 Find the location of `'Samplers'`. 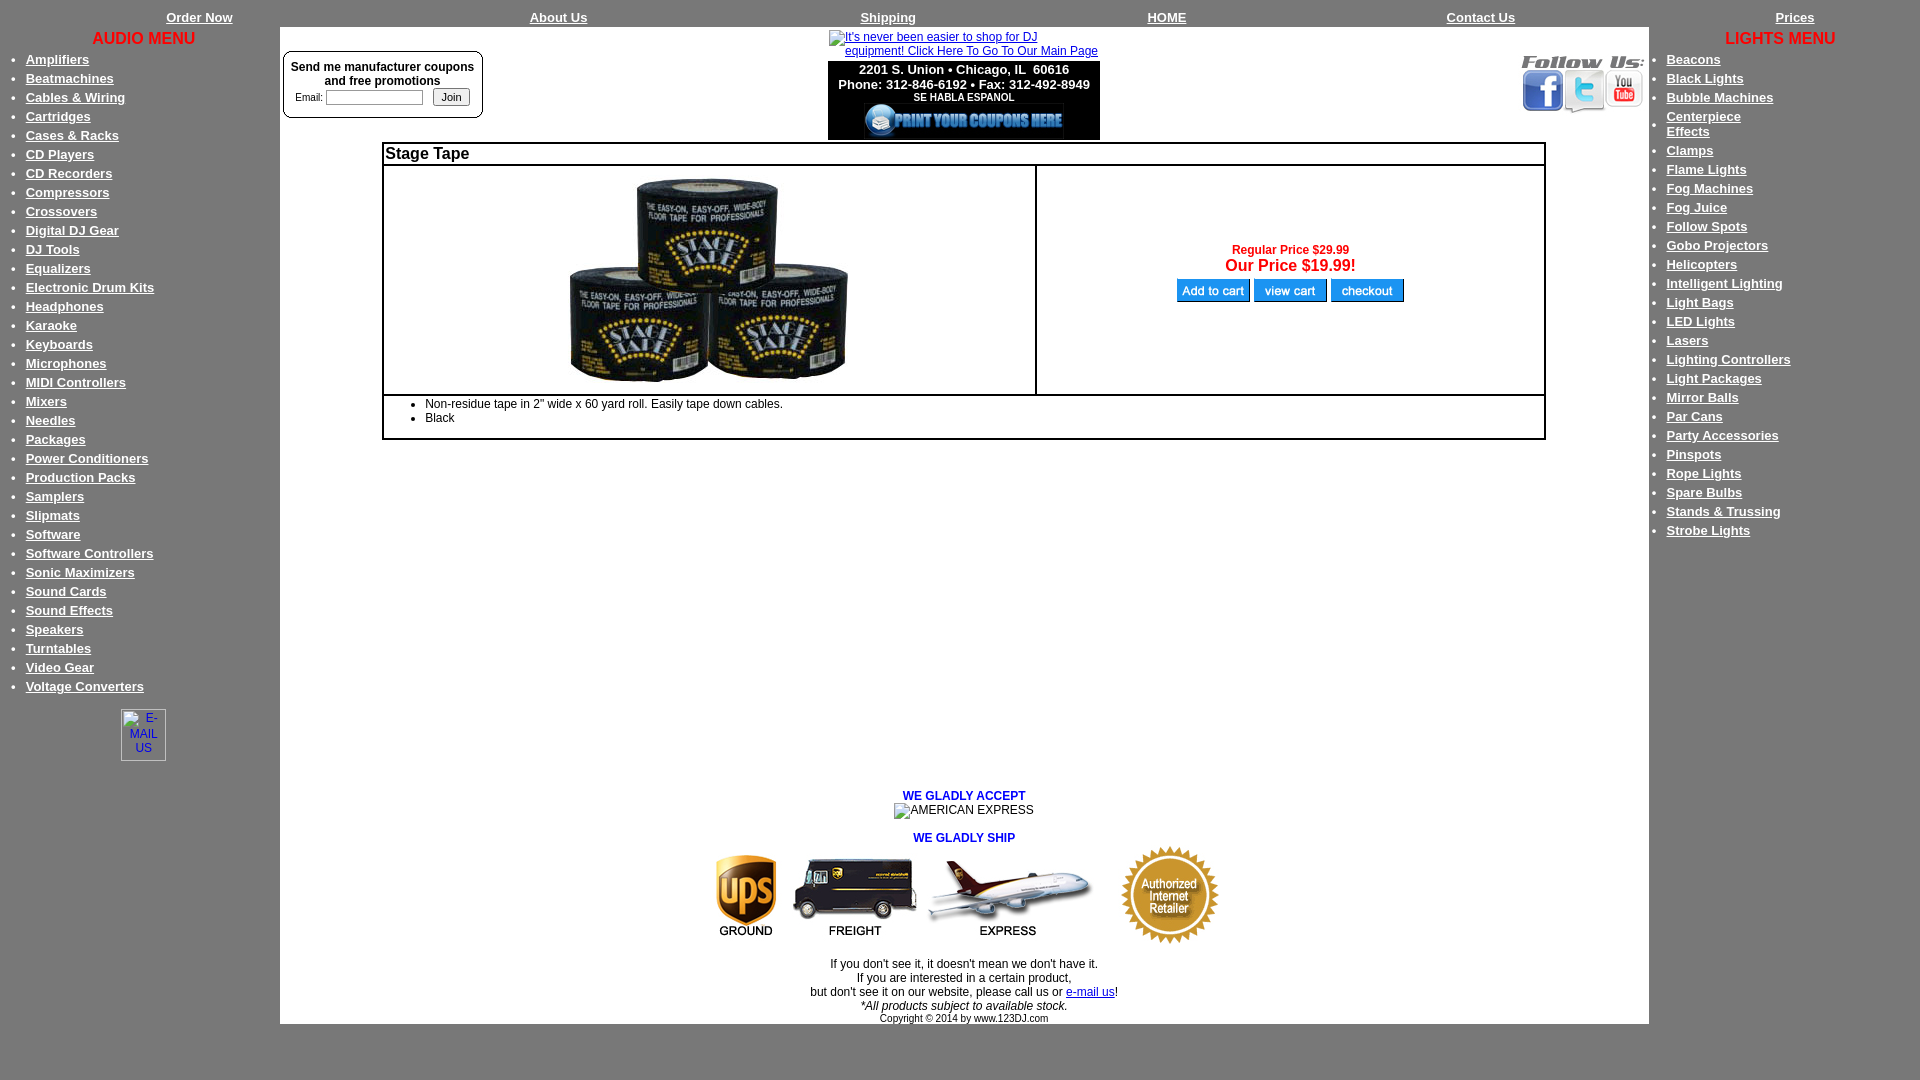

'Samplers' is located at coordinates (25, 495).